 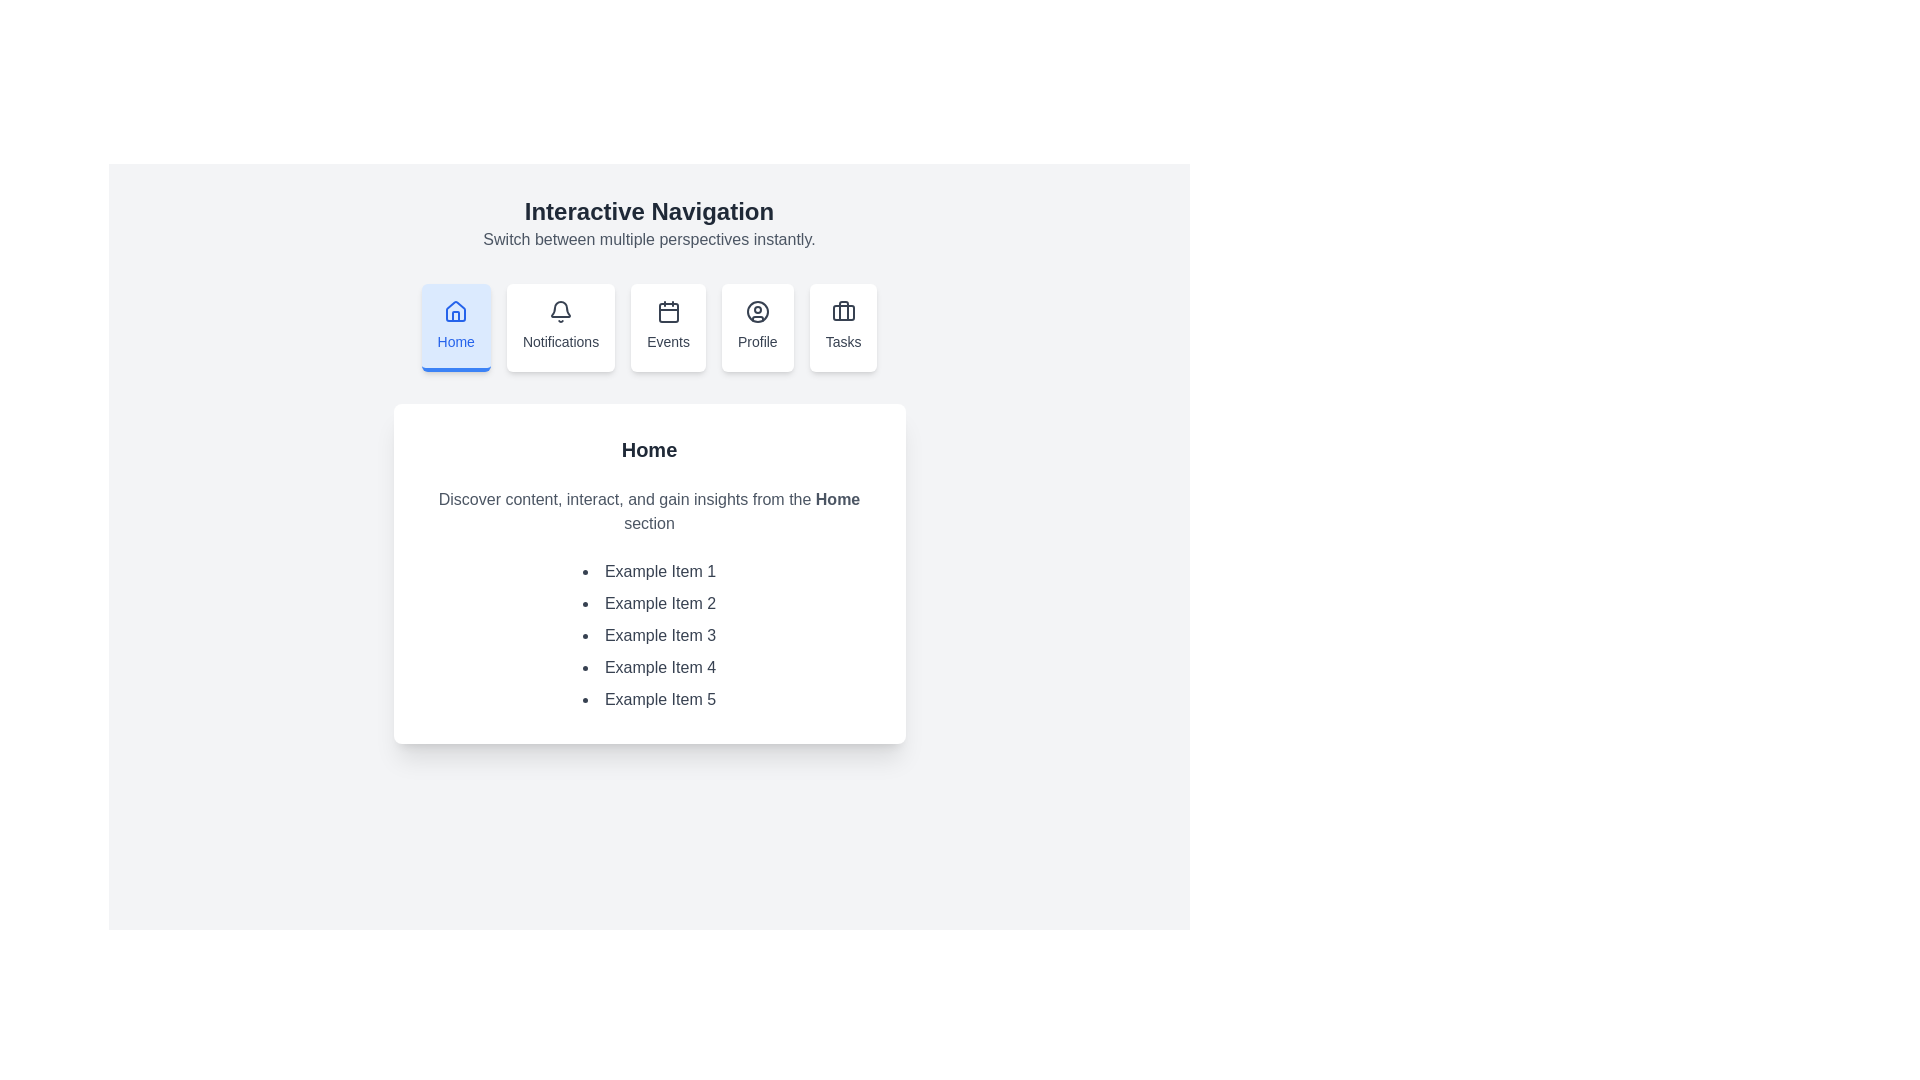 I want to click on the thin rectangle with rounded corners that represents the handle of the briefcase icon in the 'Tasks' tab located in the top navigation bar, so click(x=843, y=312).